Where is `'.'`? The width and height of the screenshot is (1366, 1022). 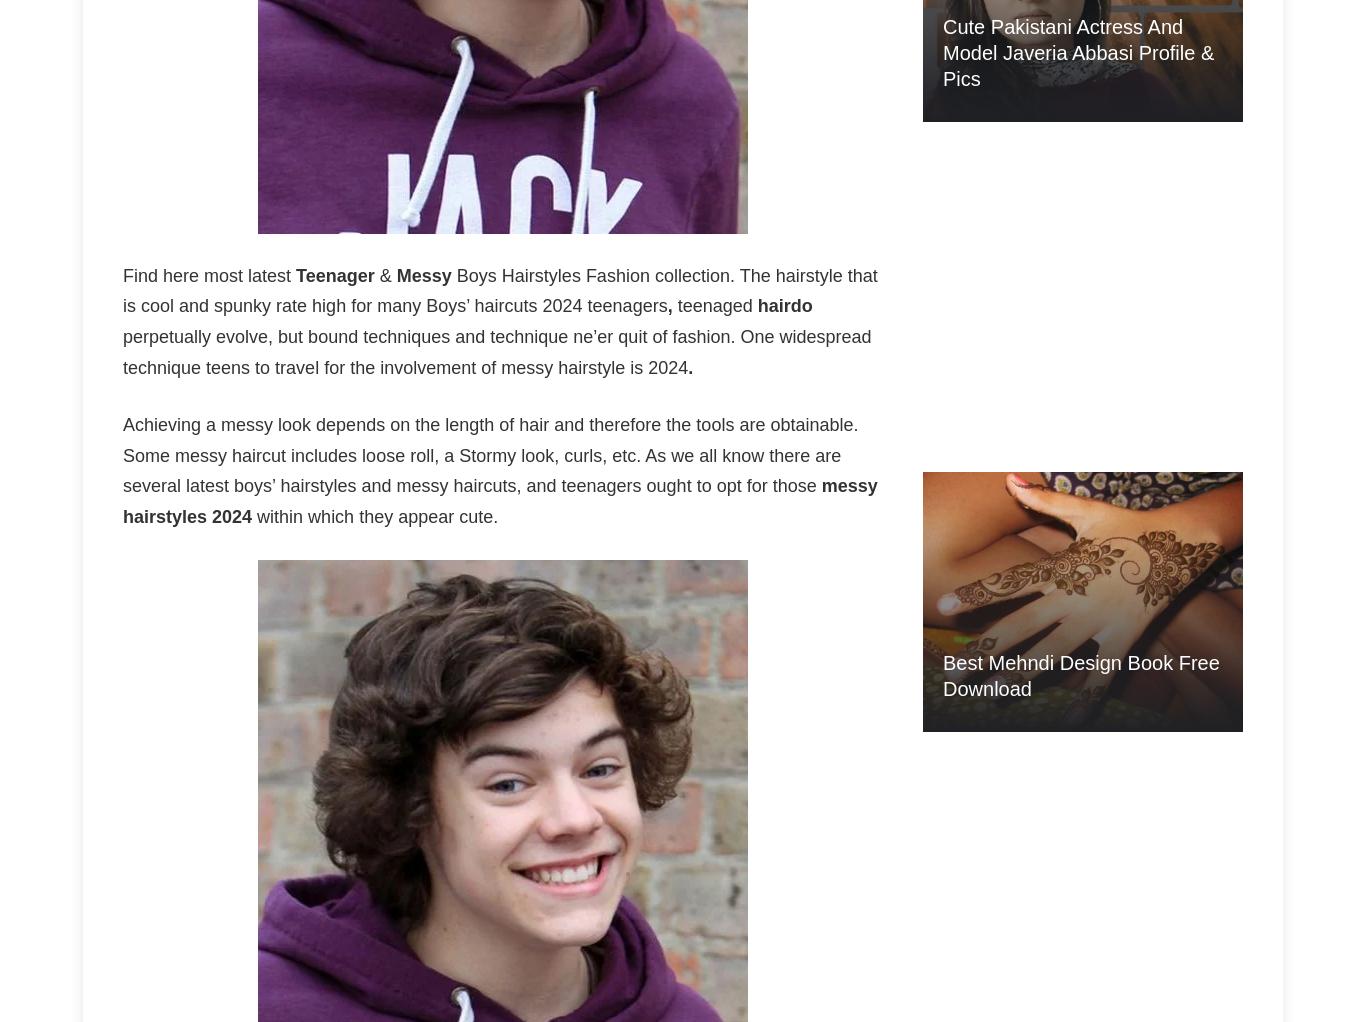 '.' is located at coordinates (690, 366).